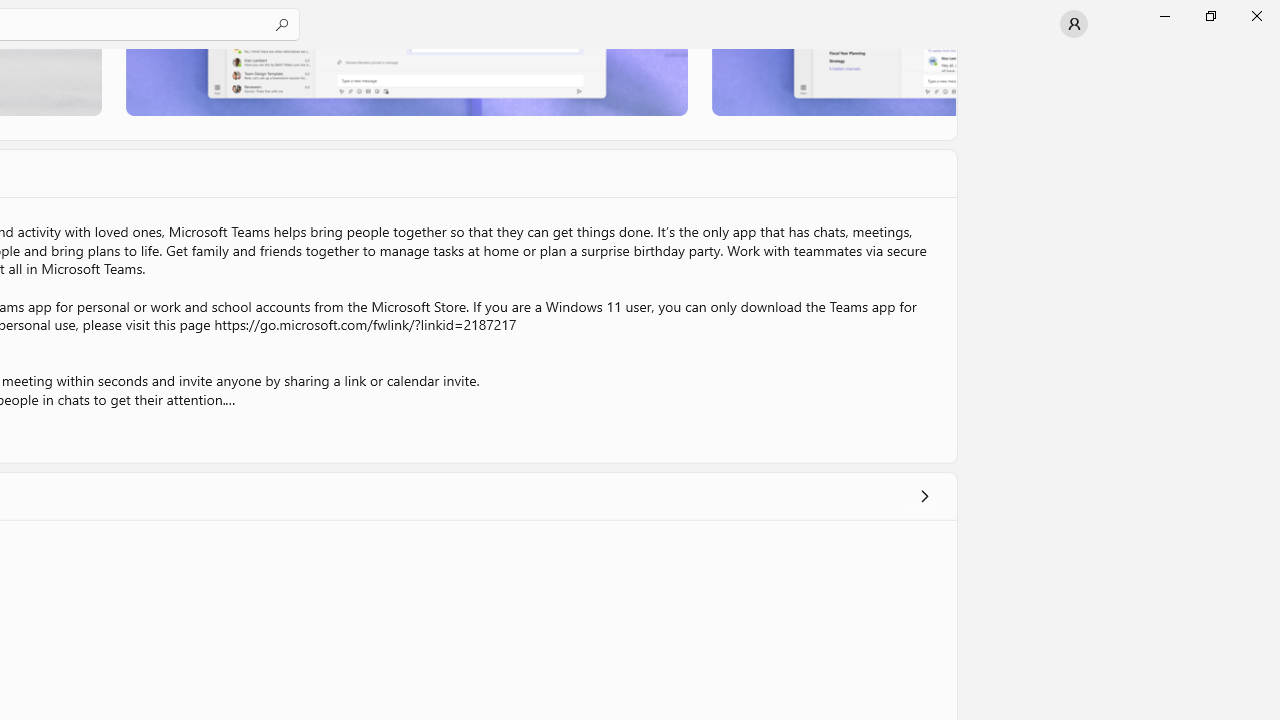 This screenshot has height=720, width=1280. I want to click on 'Close Microsoft Store', so click(1255, 15).